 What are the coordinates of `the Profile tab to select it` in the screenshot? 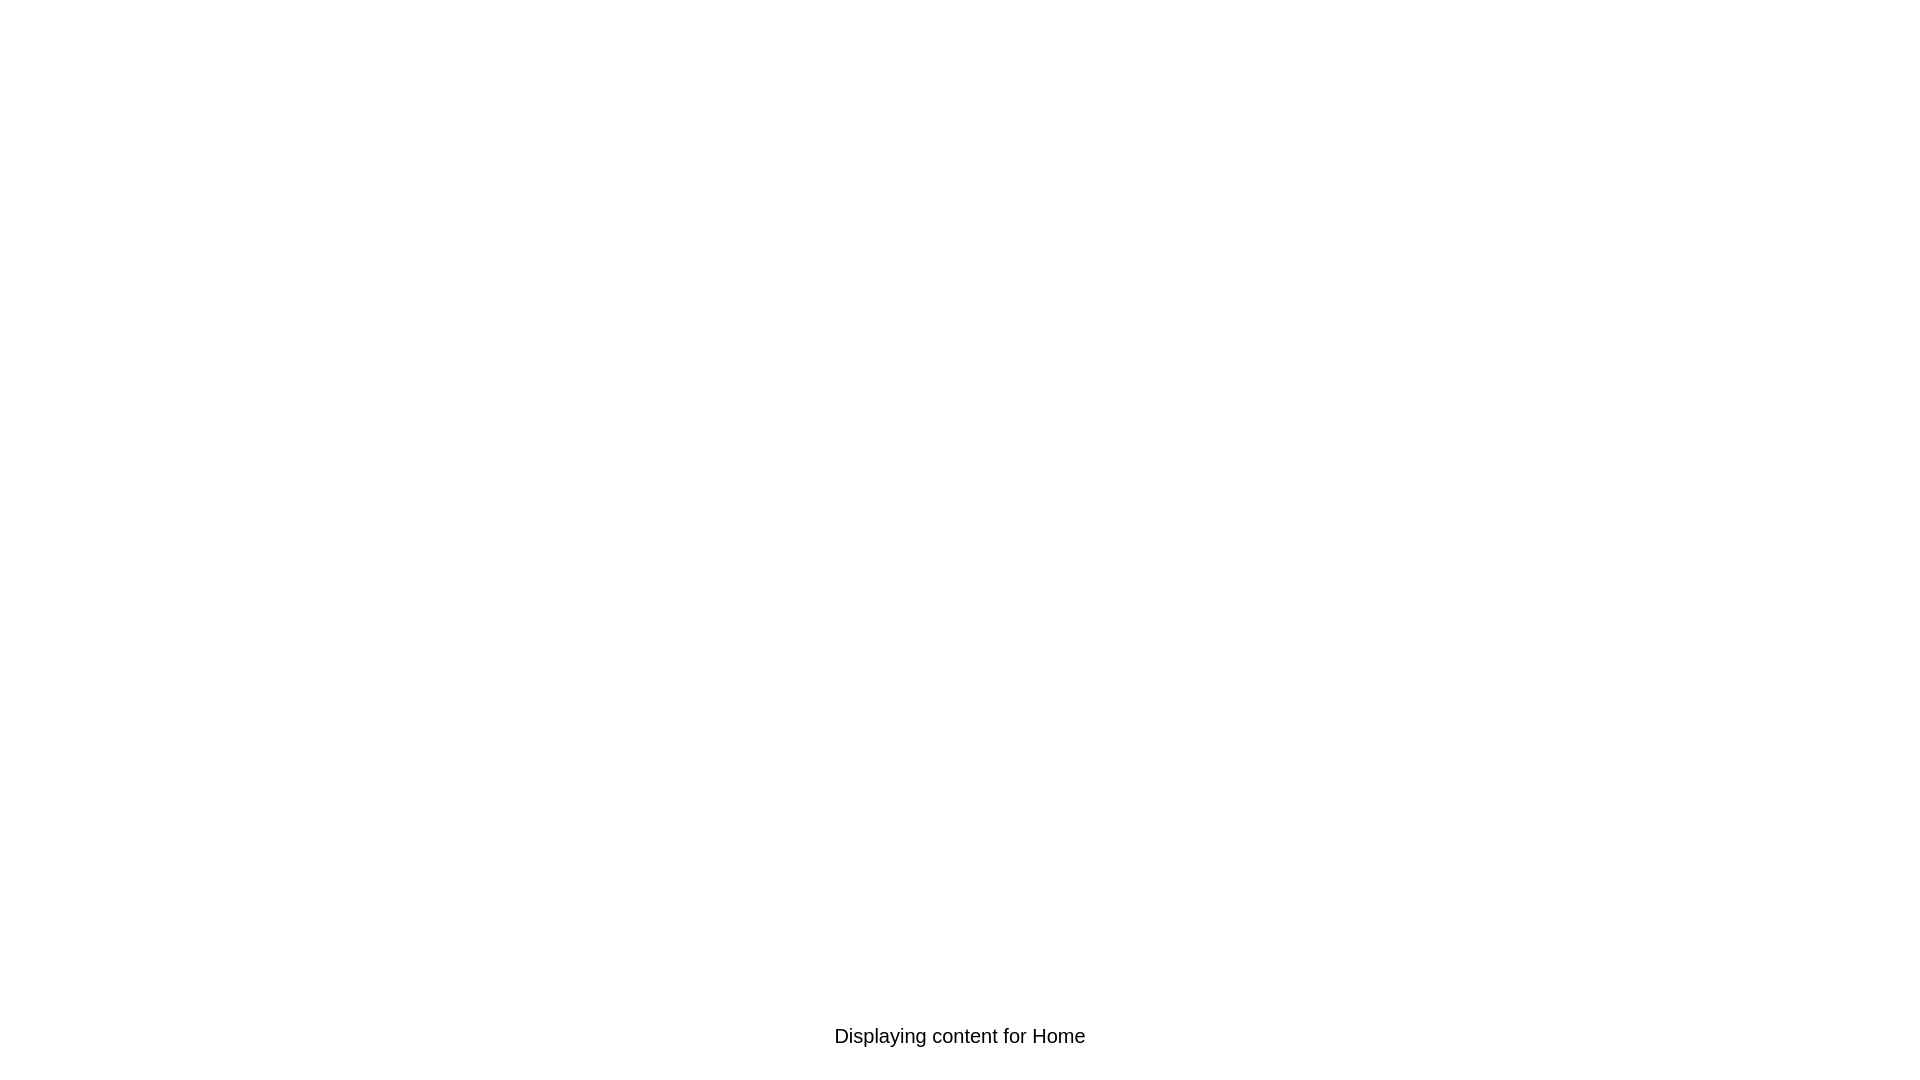 It's located at (1727, 1035).